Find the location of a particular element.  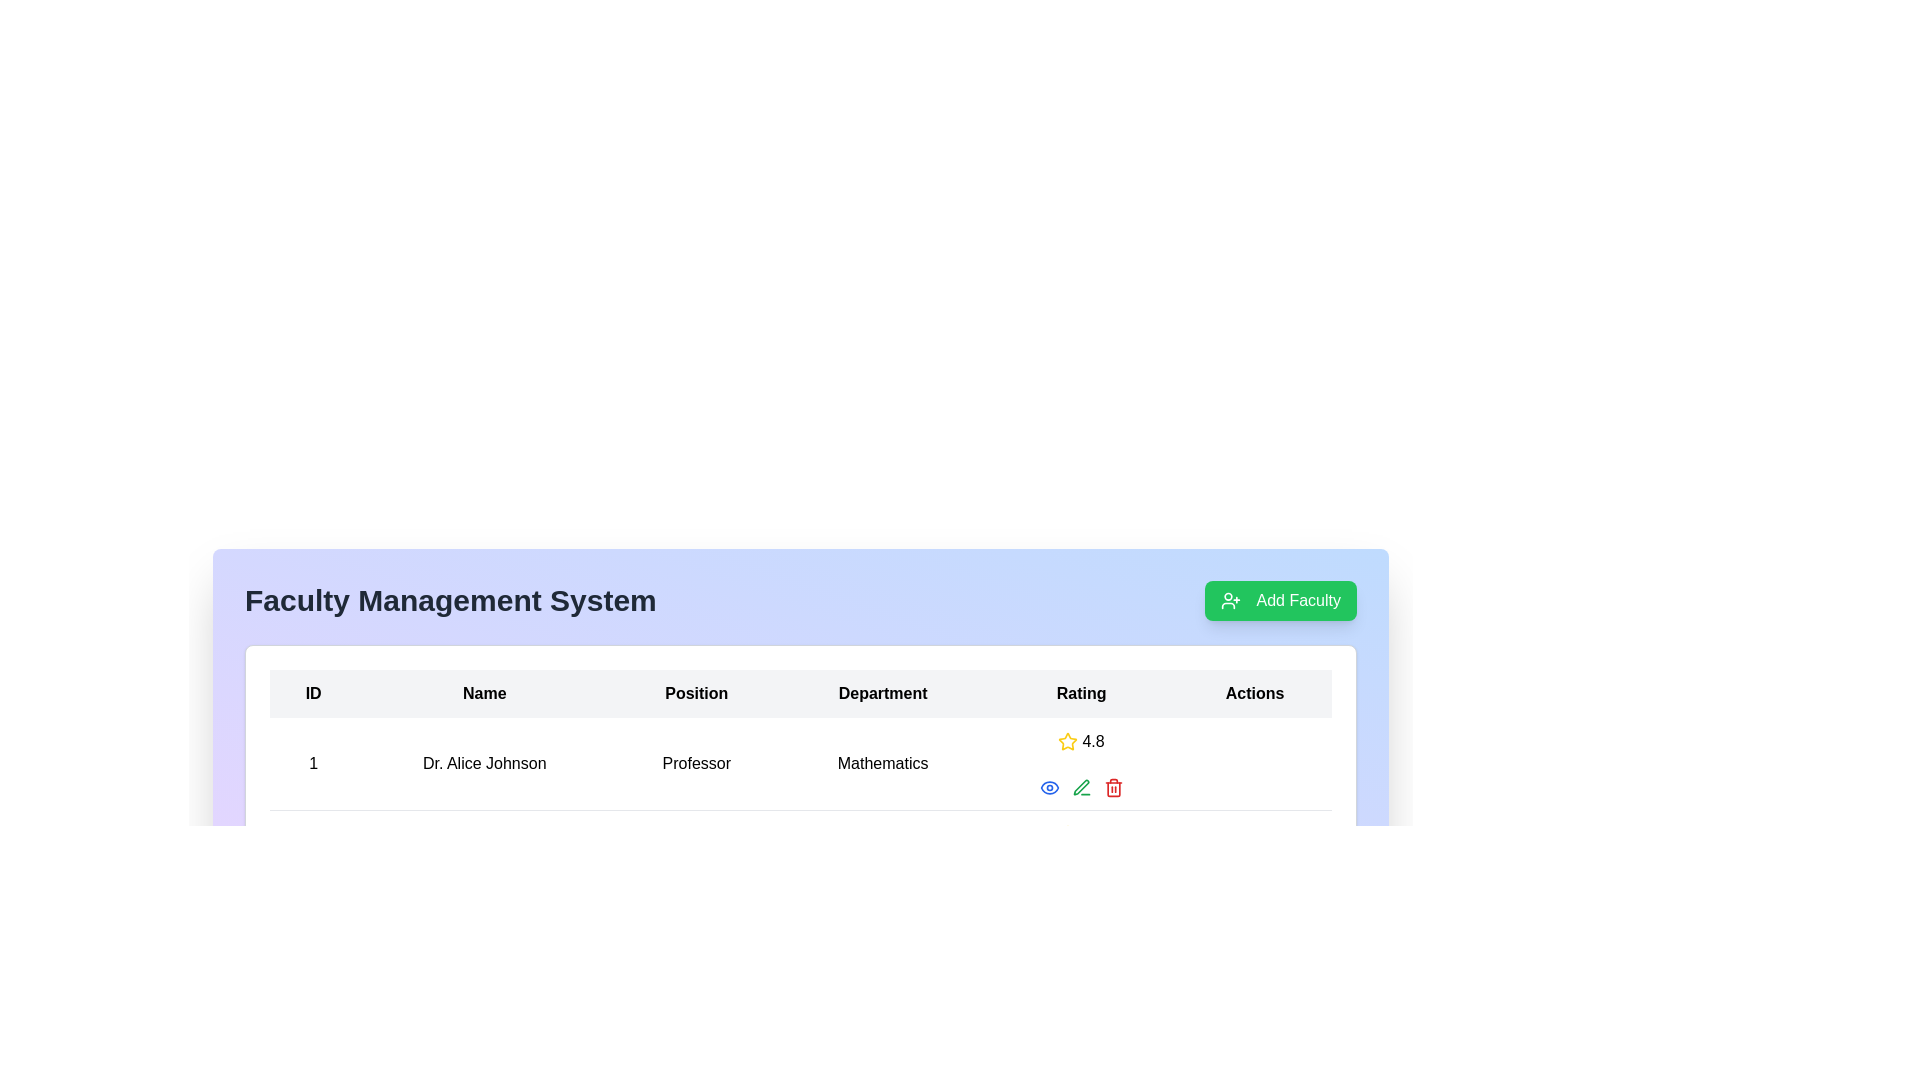

the 'Actions' column header text label, which is the last element in the header row located on the far right, following 'ID', 'Name', 'Position', 'Department', and 'Rating' is located at coordinates (1254, 693).